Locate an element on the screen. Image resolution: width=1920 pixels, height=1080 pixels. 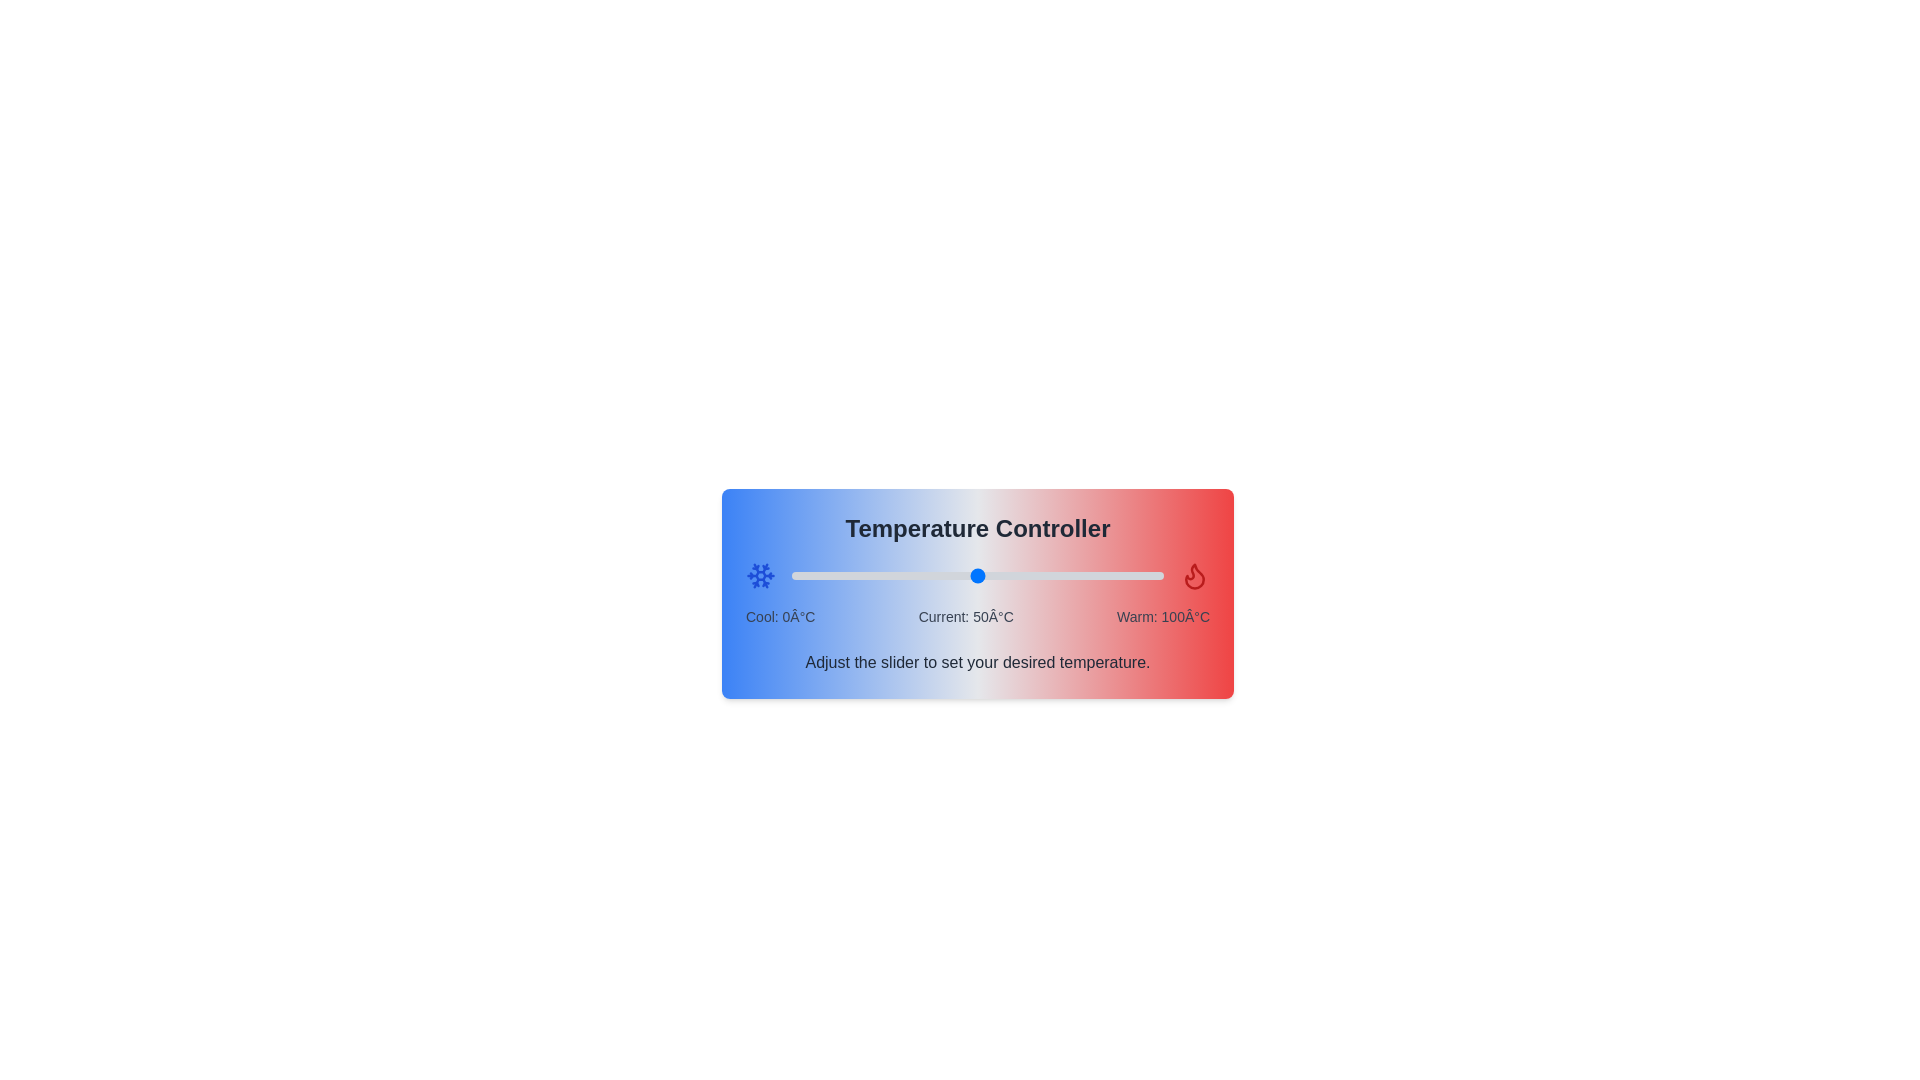
the snowflake icon to indicate the selection of a cool temperature setting is located at coordinates (760, 575).